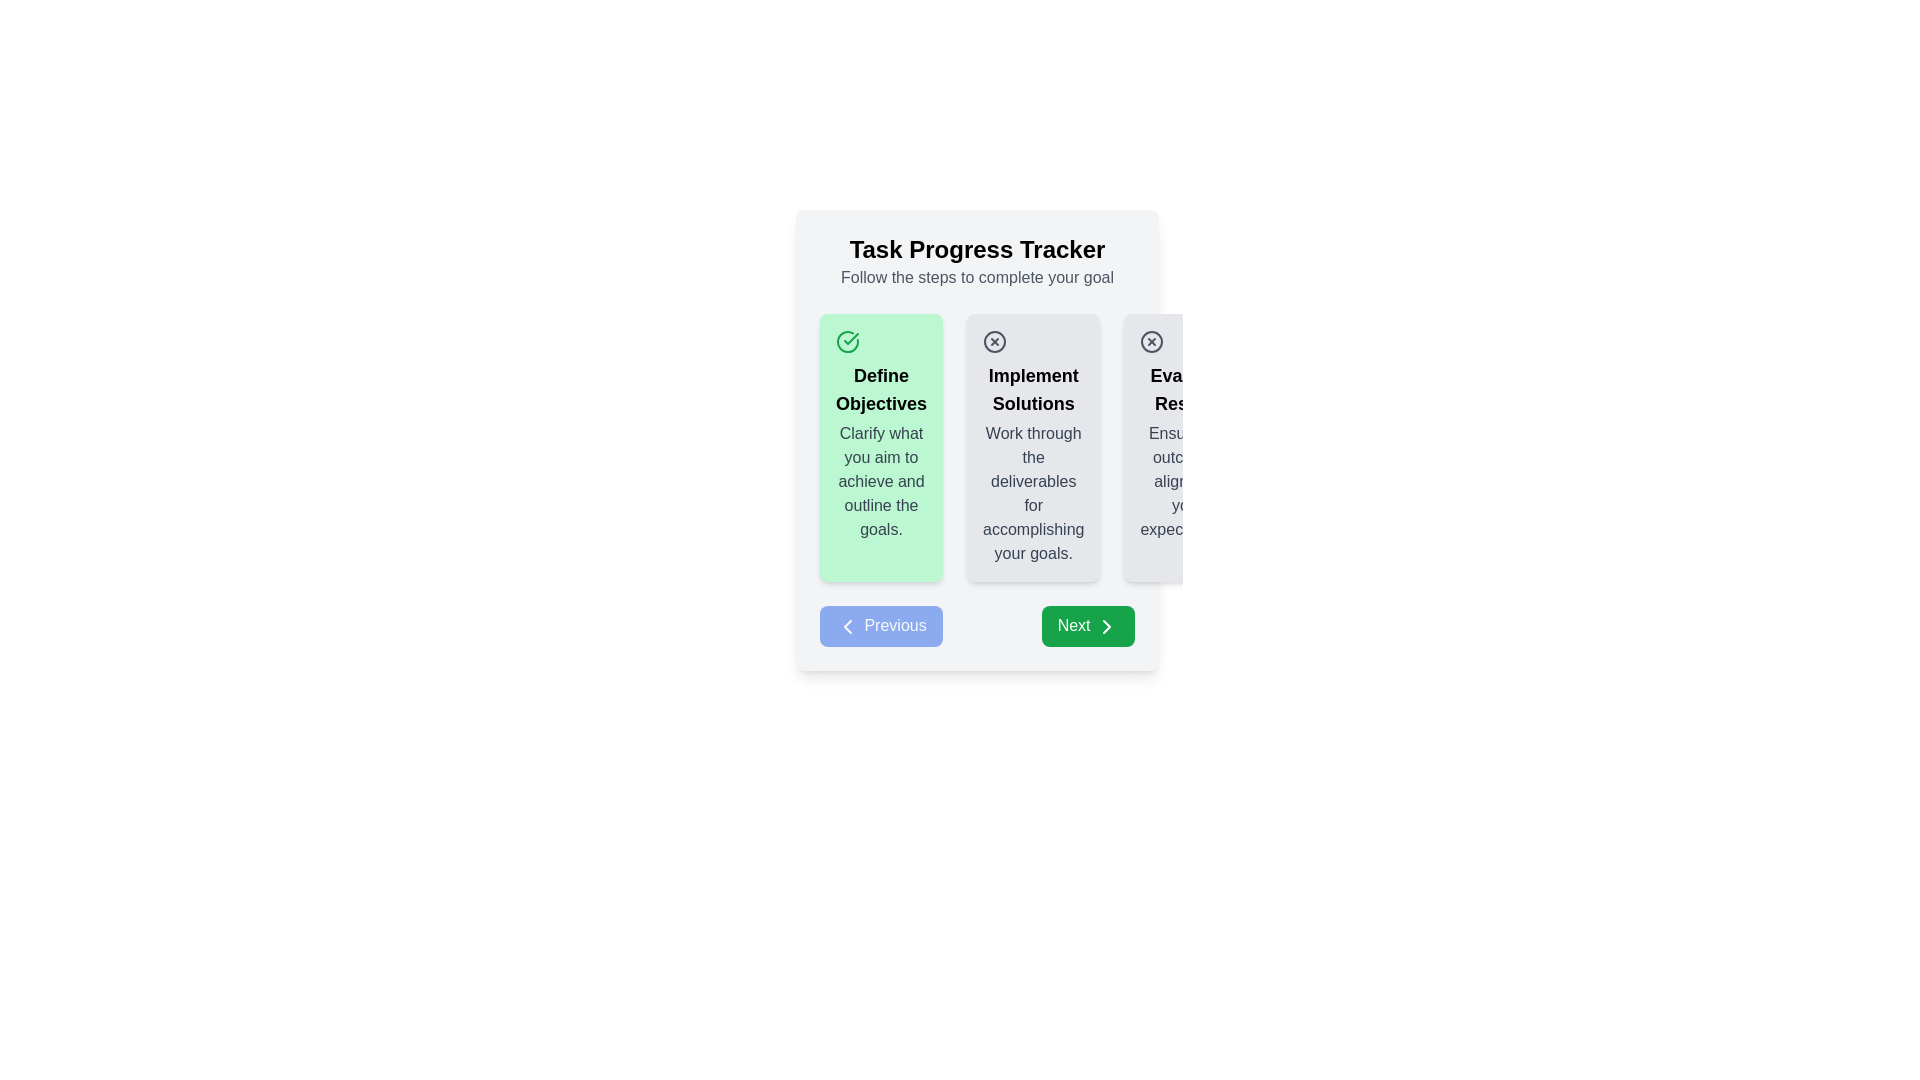  I want to click on the 'Next' button located at the bottom right corner of the interface, which is visually indicated by a green button containing a right-facing chevron icon, so click(1106, 624).